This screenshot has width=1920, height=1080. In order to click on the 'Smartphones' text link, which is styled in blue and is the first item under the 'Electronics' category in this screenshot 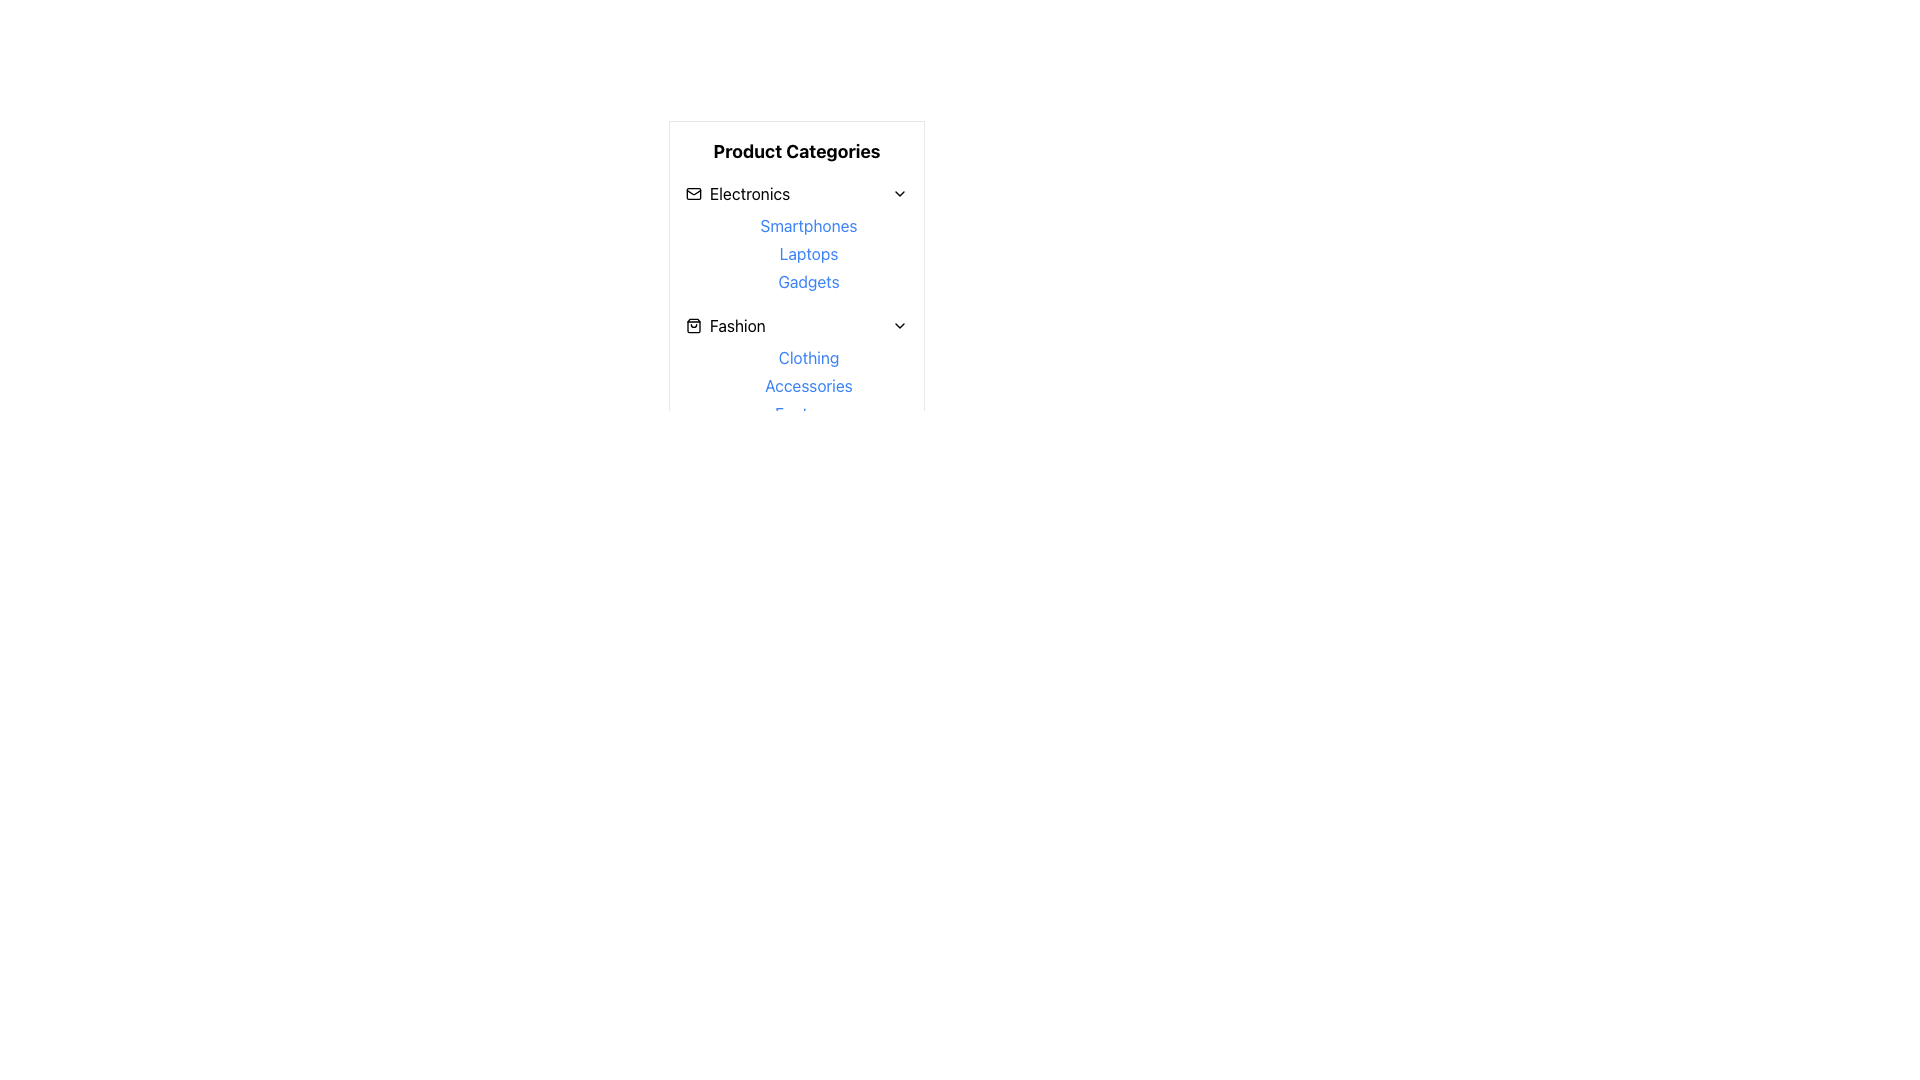, I will do `click(809, 225)`.